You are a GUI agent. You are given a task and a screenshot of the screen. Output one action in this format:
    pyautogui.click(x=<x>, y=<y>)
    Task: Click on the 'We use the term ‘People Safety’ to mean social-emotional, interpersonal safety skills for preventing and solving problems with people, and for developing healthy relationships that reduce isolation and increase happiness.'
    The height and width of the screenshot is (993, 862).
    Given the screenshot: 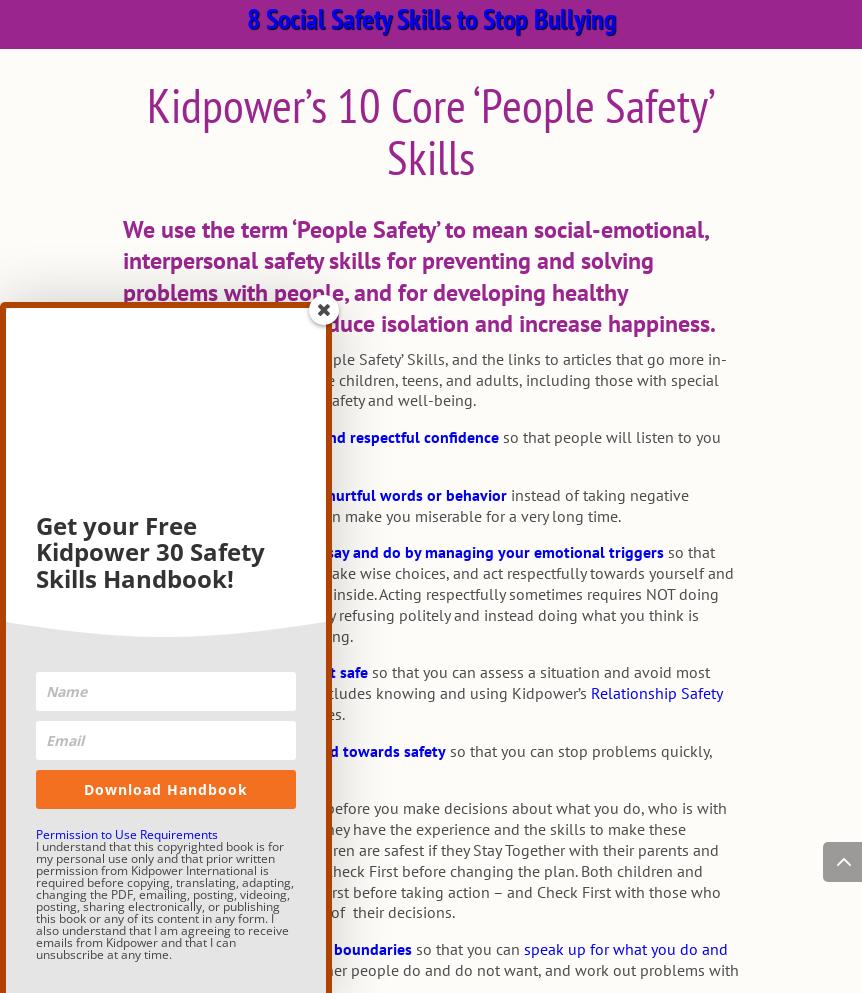 What is the action you would take?
    pyautogui.click(x=417, y=275)
    